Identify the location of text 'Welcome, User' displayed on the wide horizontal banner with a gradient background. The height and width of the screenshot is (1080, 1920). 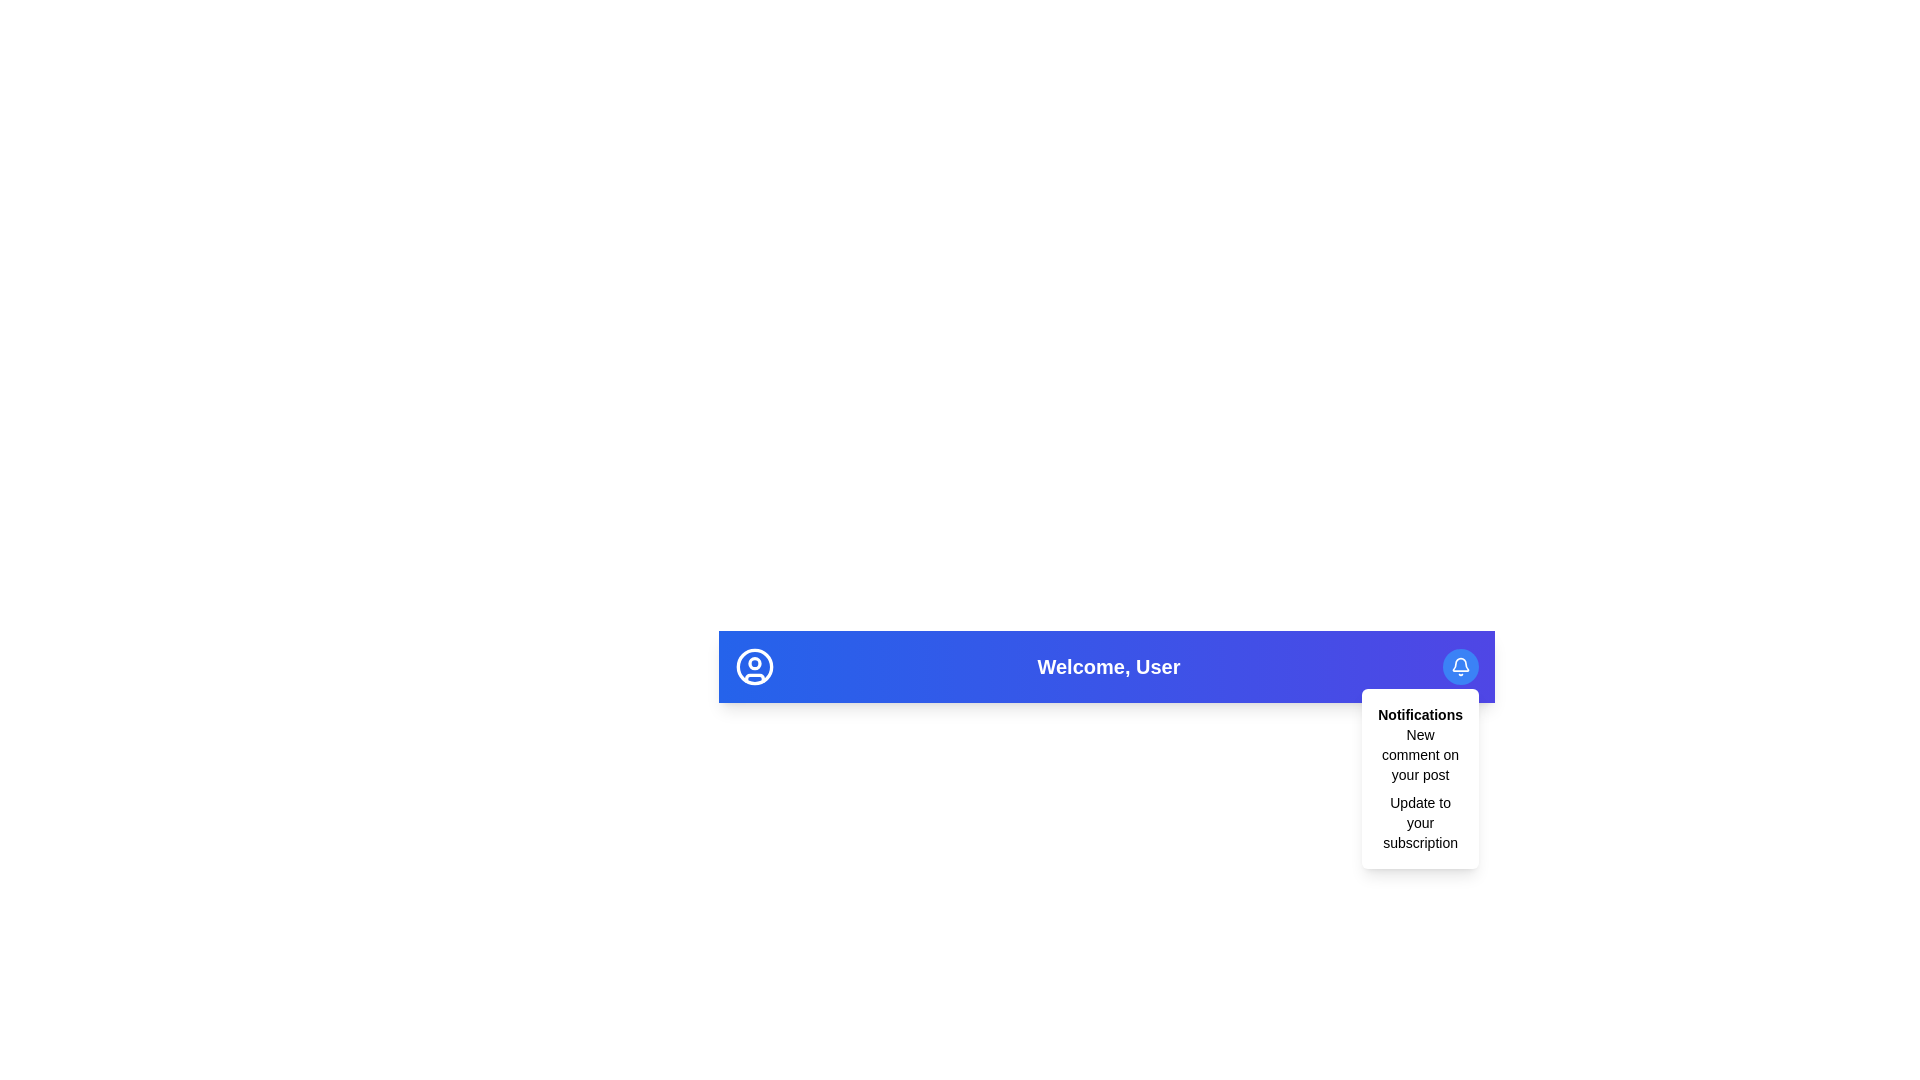
(1106, 667).